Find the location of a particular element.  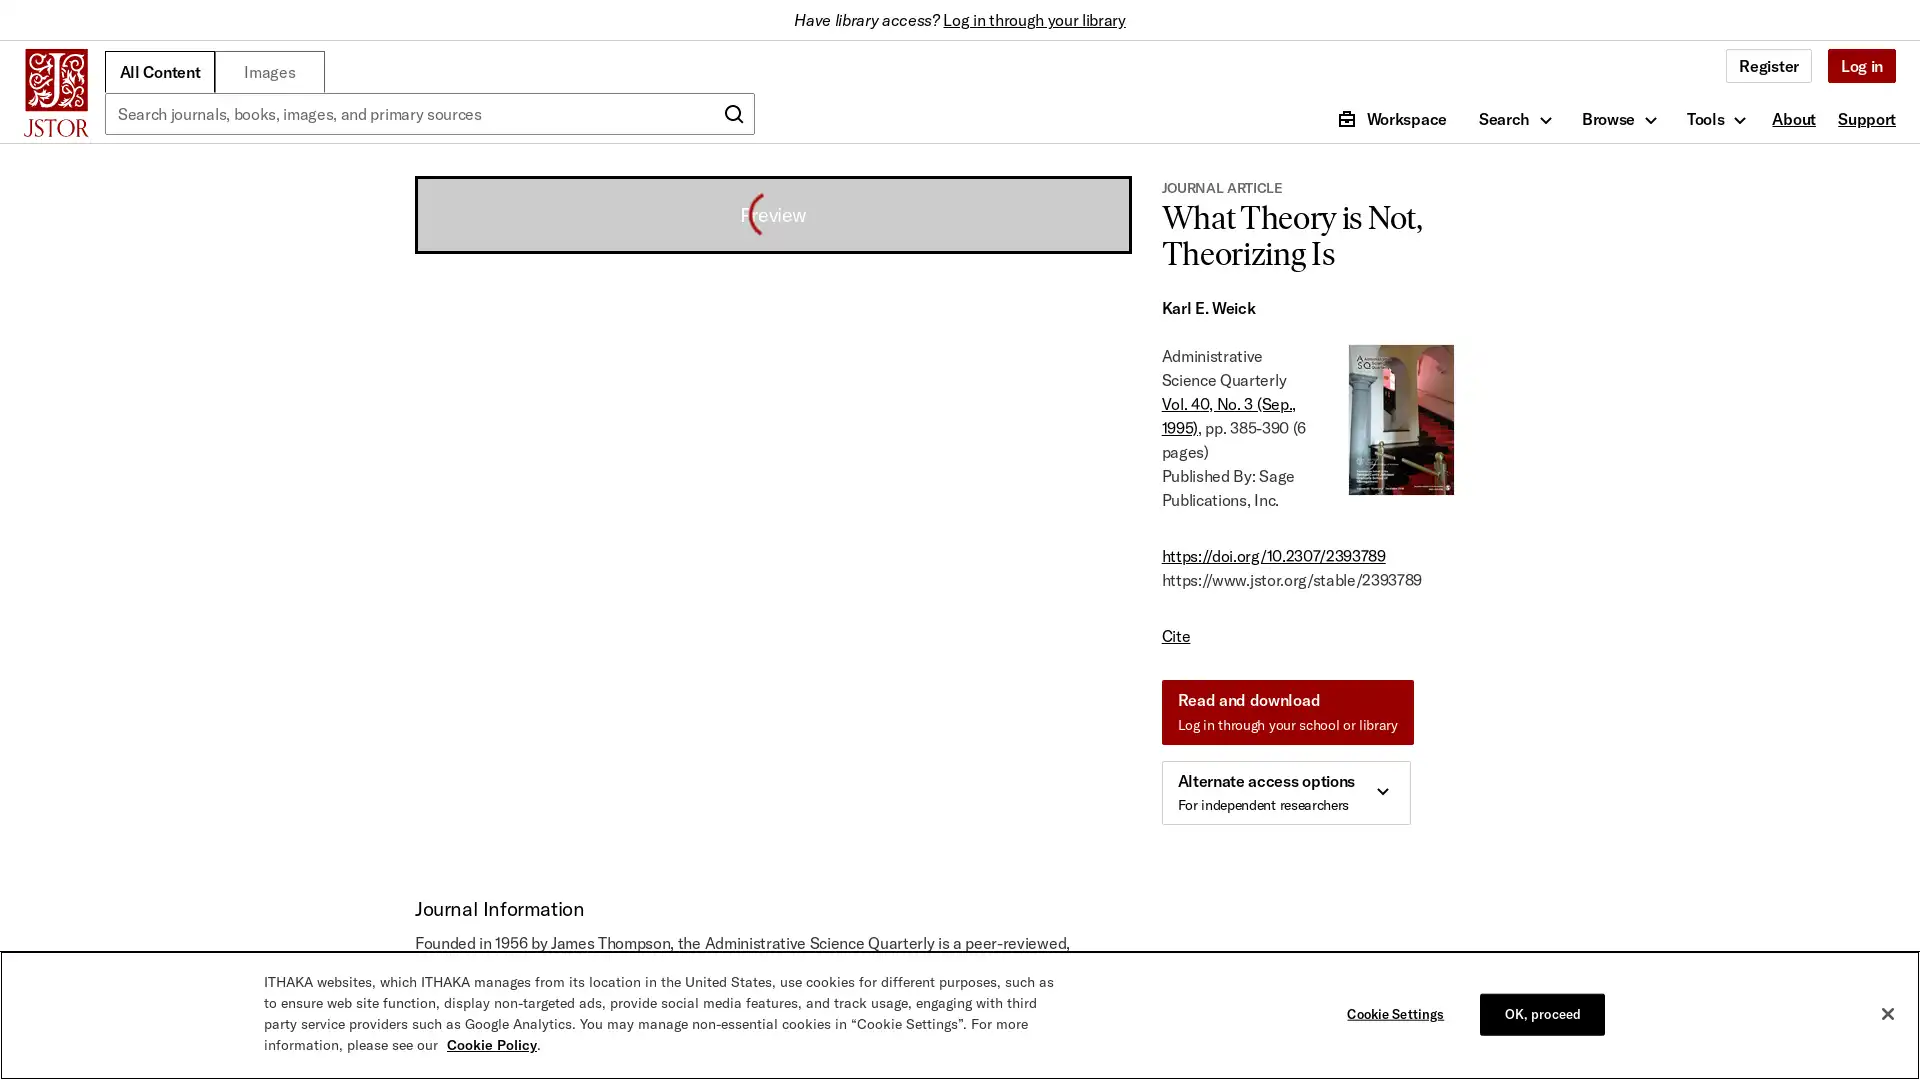

Log in is located at coordinates (1860, 64).